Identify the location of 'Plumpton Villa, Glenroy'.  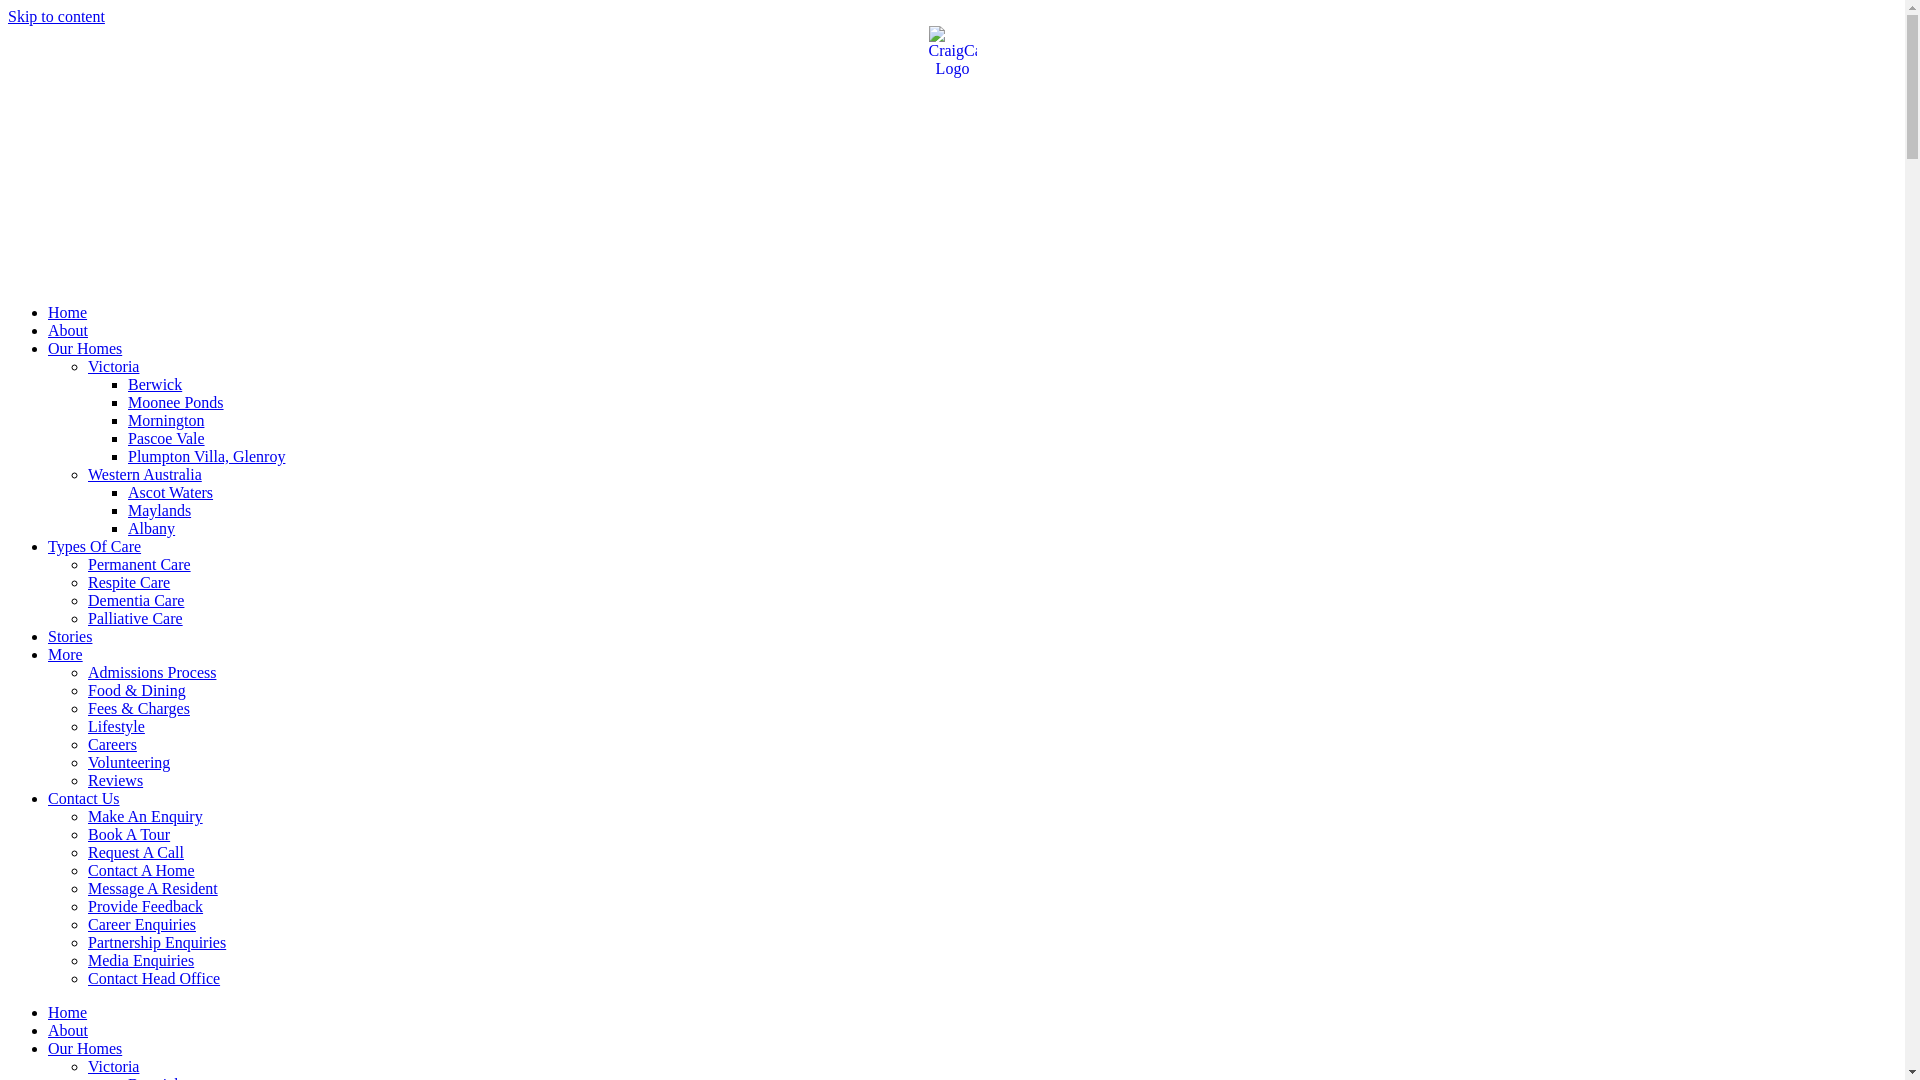
(206, 456).